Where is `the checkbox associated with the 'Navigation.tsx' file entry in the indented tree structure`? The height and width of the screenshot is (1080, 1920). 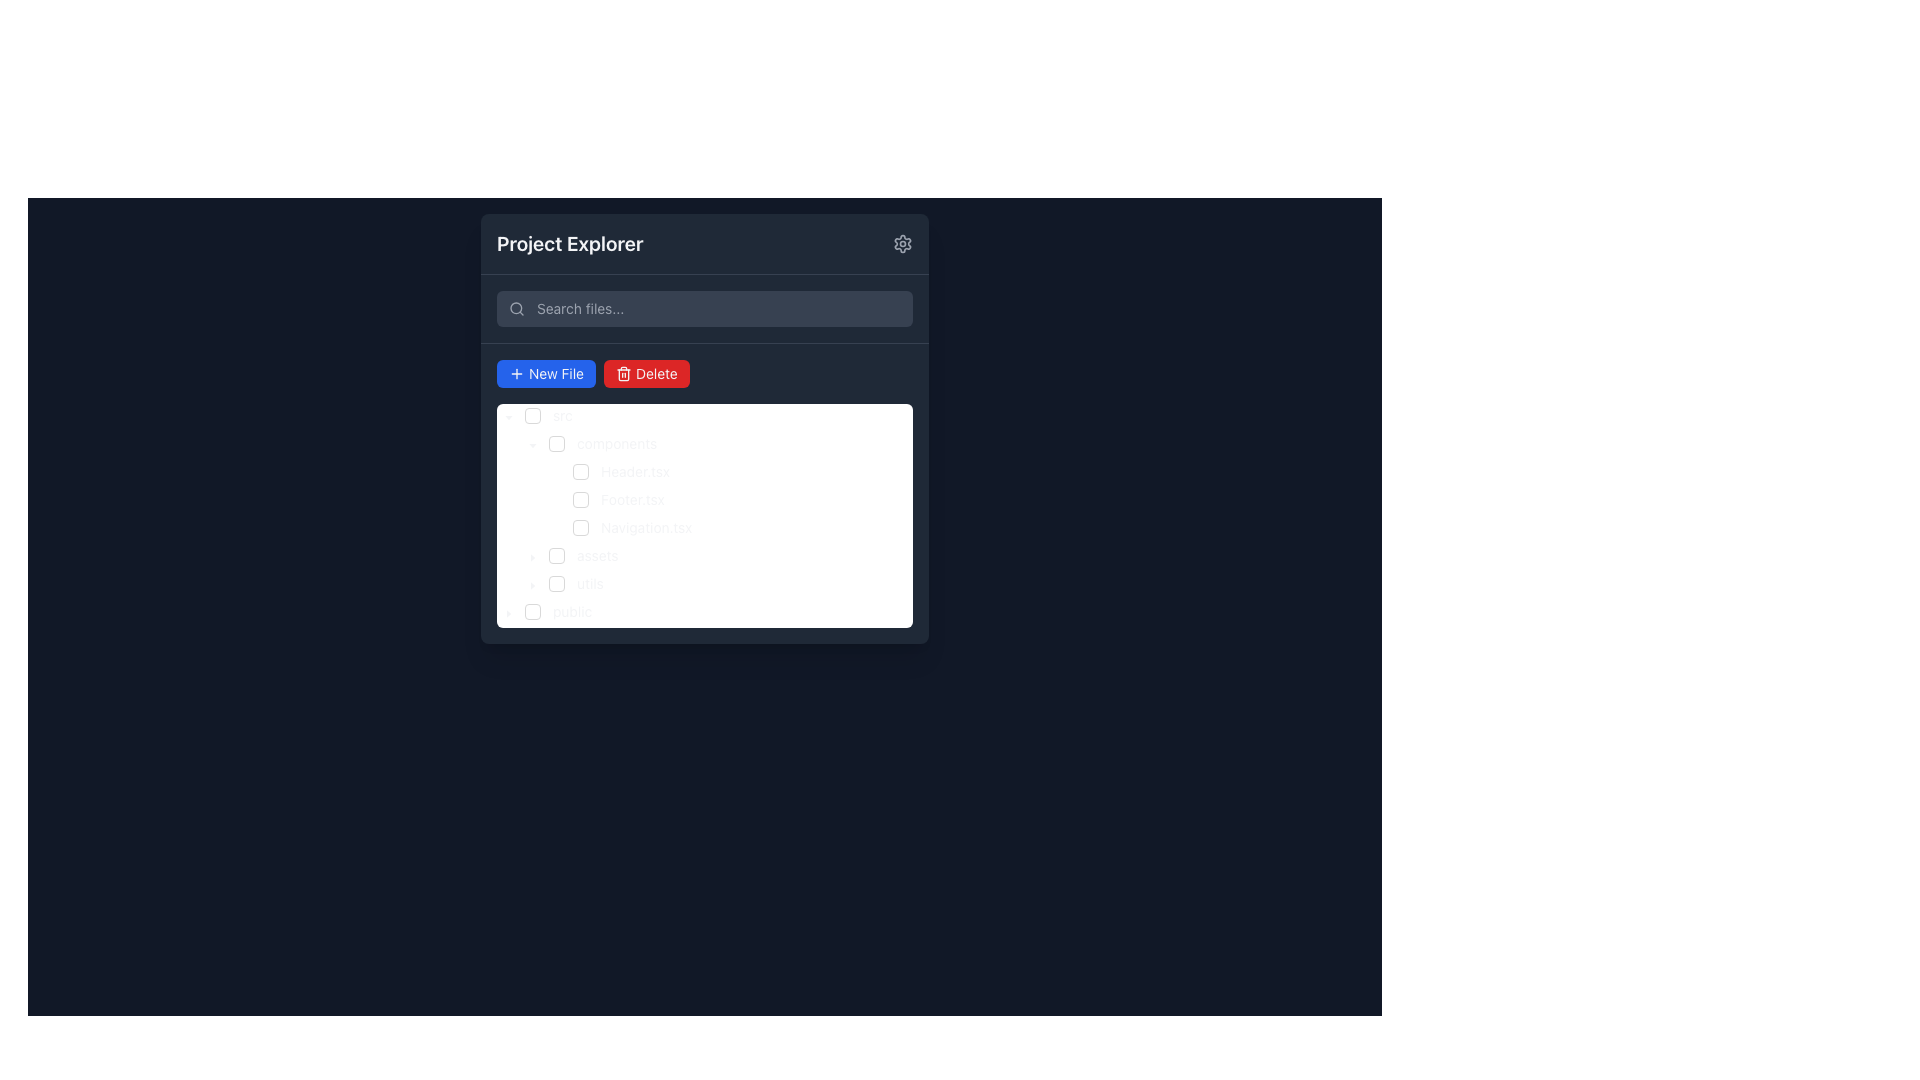
the checkbox associated with the 'Navigation.tsx' file entry in the indented tree structure is located at coordinates (579, 527).